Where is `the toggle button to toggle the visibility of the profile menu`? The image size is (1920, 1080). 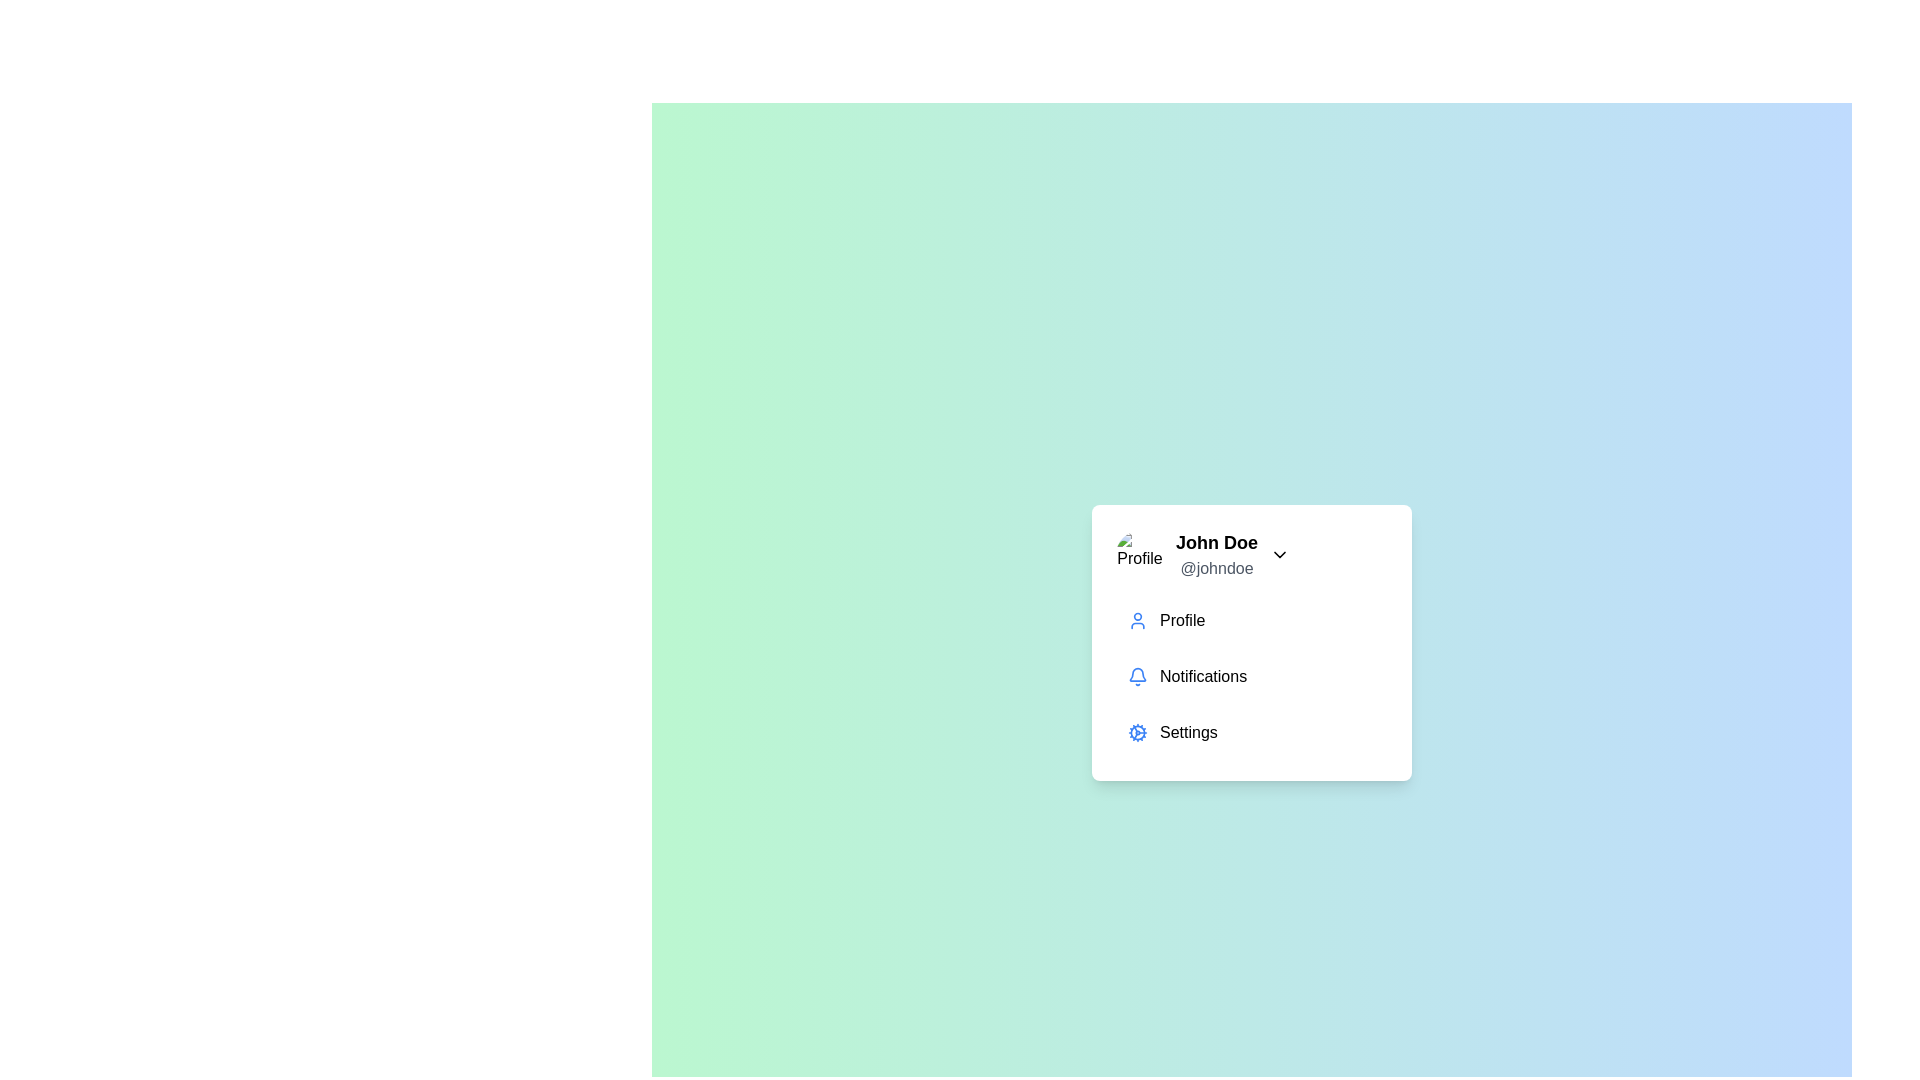
the toggle button to toggle the visibility of the profile menu is located at coordinates (1280, 555).